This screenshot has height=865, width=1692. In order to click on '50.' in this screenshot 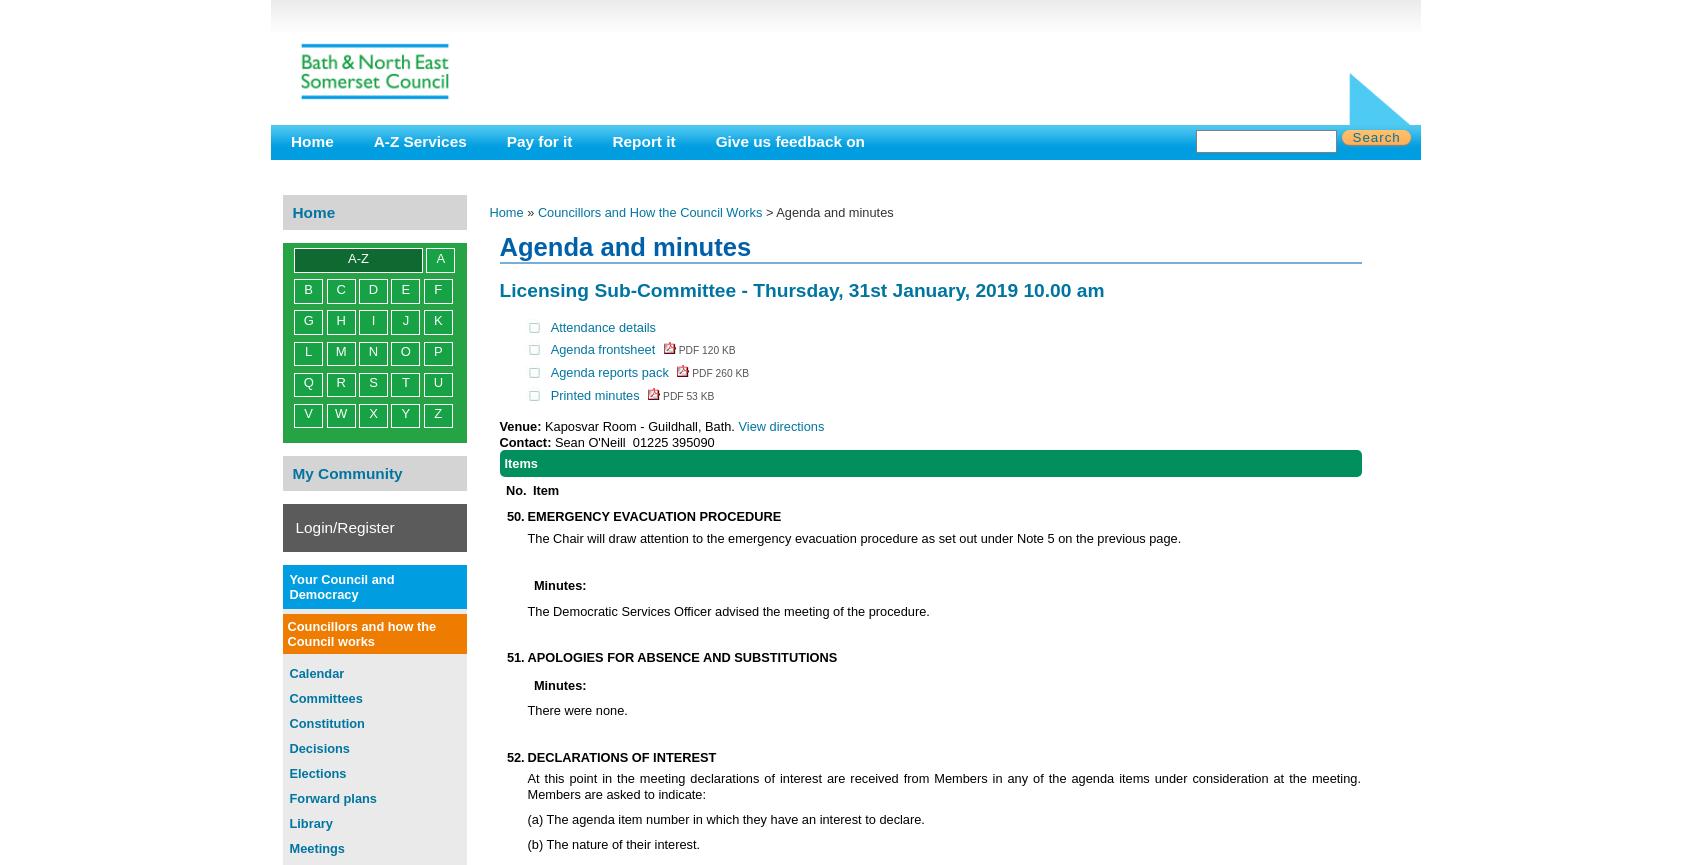, I will do `click(515, 515)`.